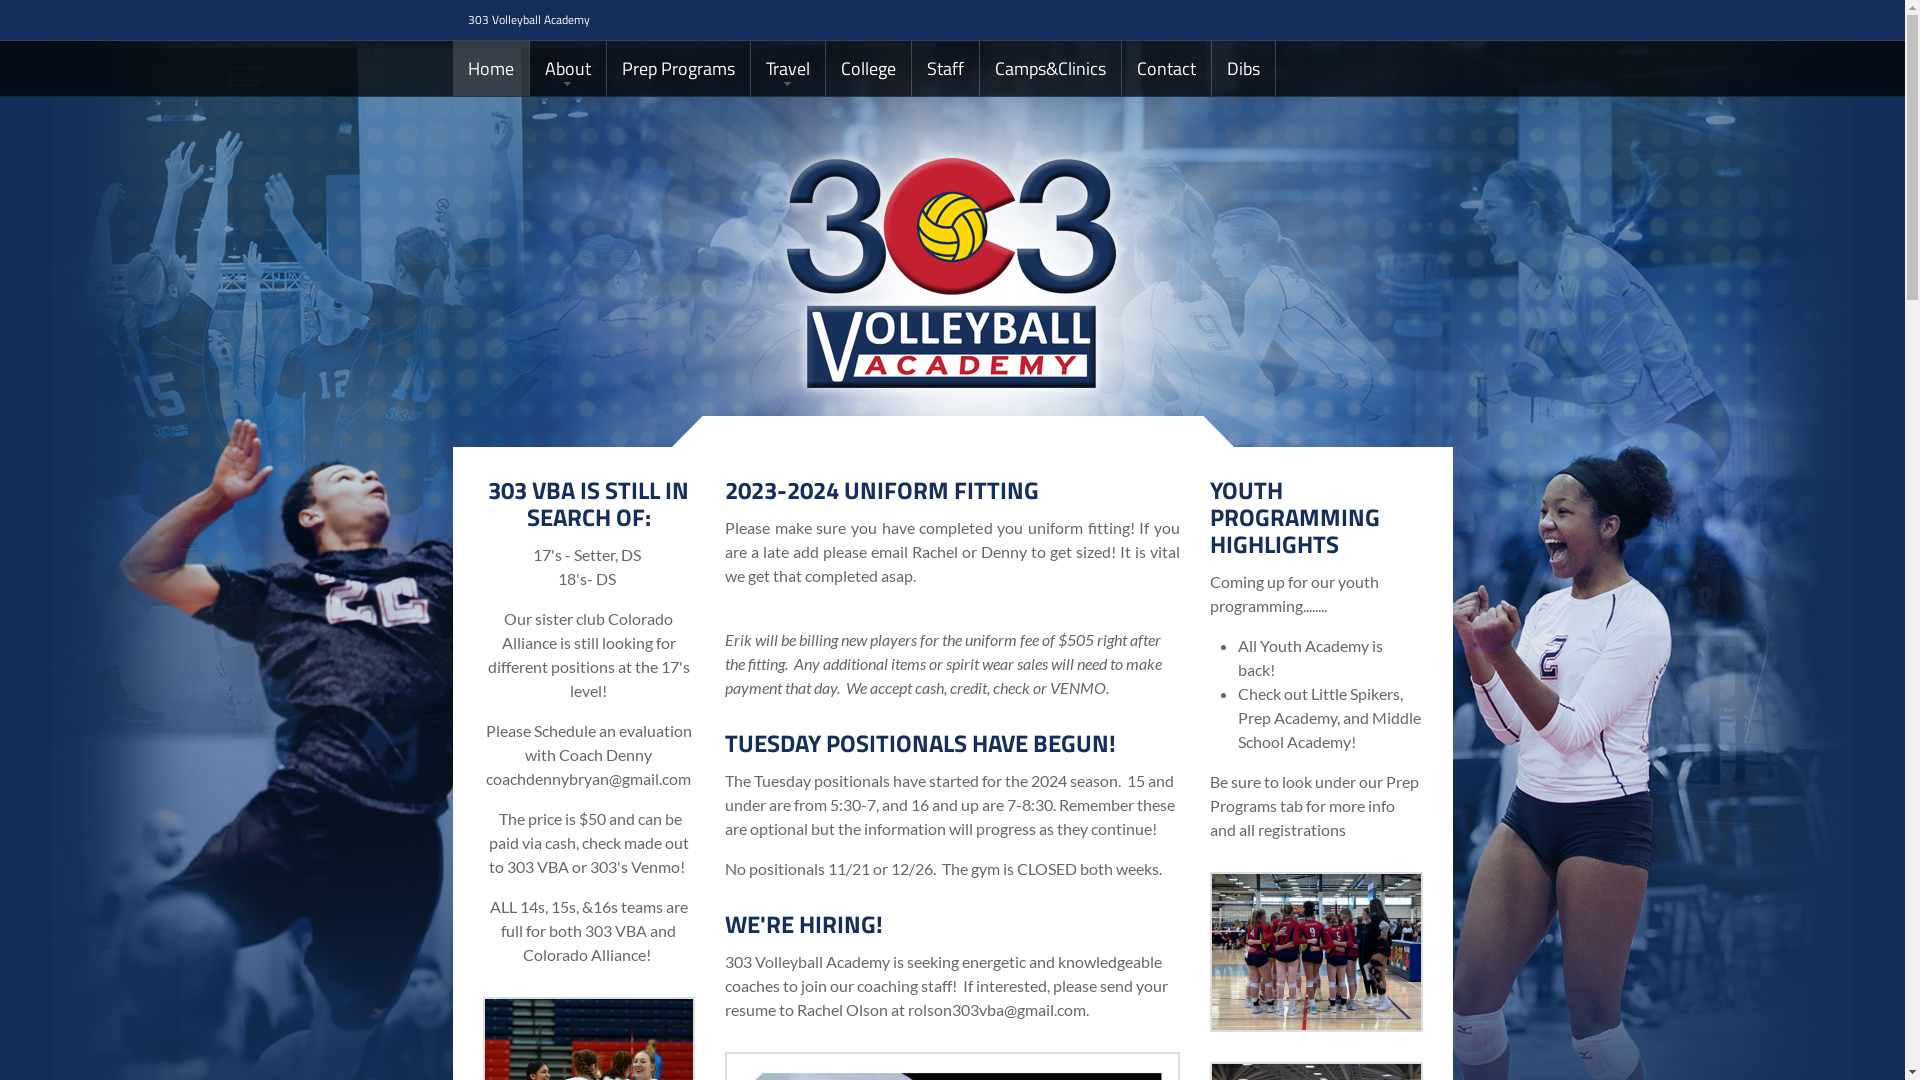  What do you see at coordinates (1166, 67) in the screenshot?
I see `'Contact'` at bounding box center [1166, 67].